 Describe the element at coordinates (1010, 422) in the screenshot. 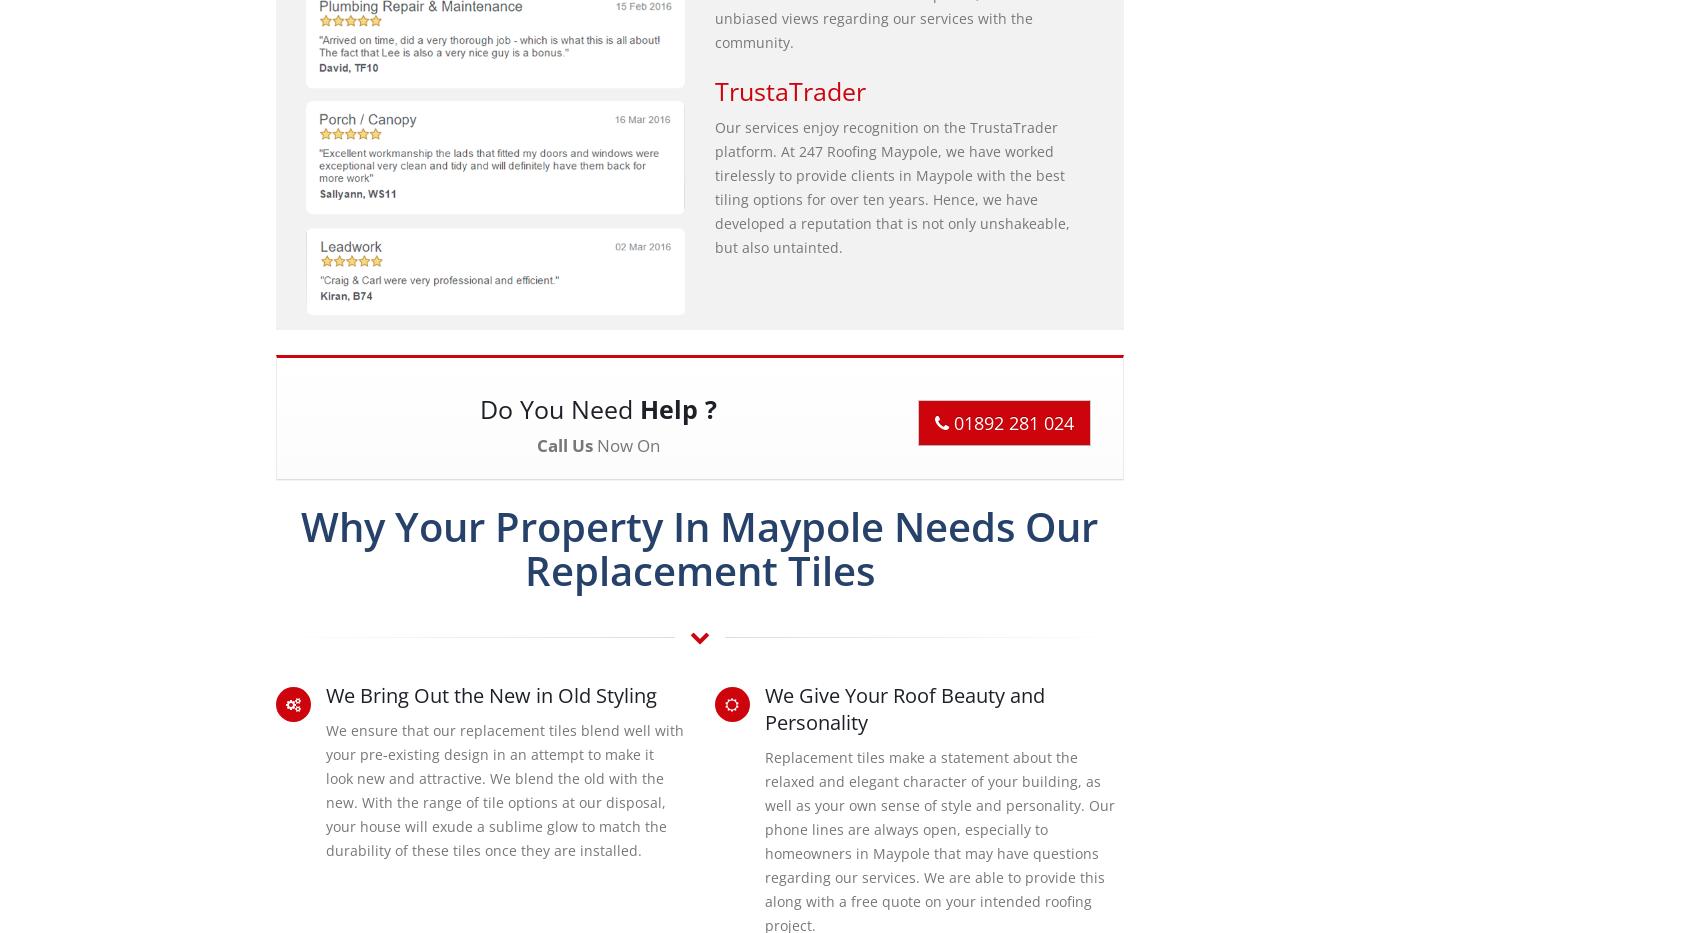

I see `'01892 281 024'` at that location.